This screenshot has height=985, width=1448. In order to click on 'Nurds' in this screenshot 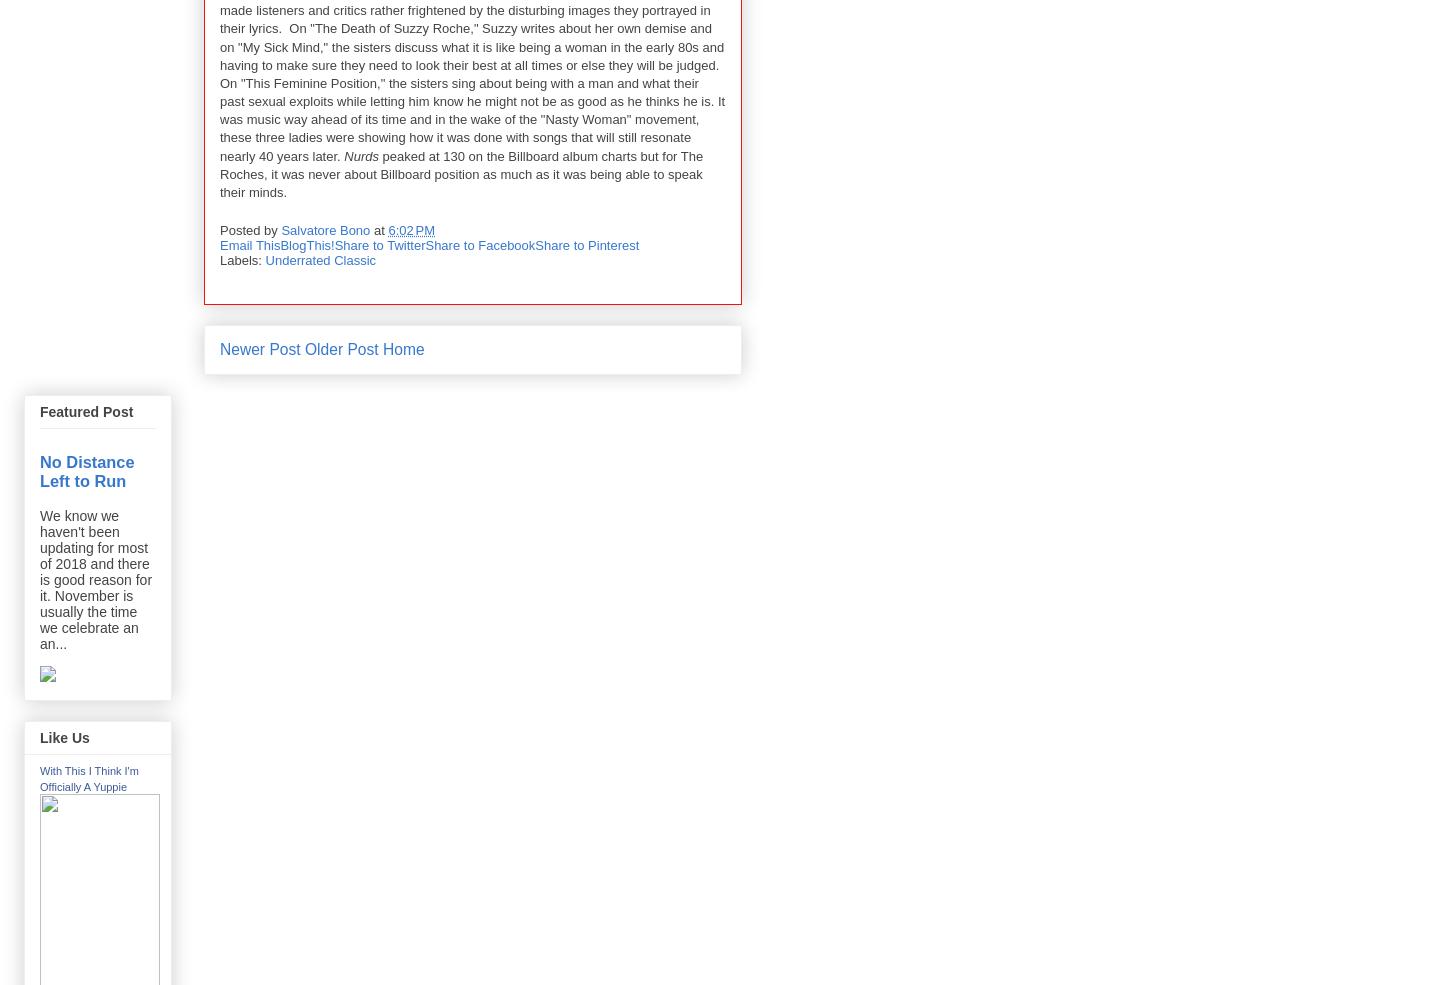, I will do `click(359, 155)`.